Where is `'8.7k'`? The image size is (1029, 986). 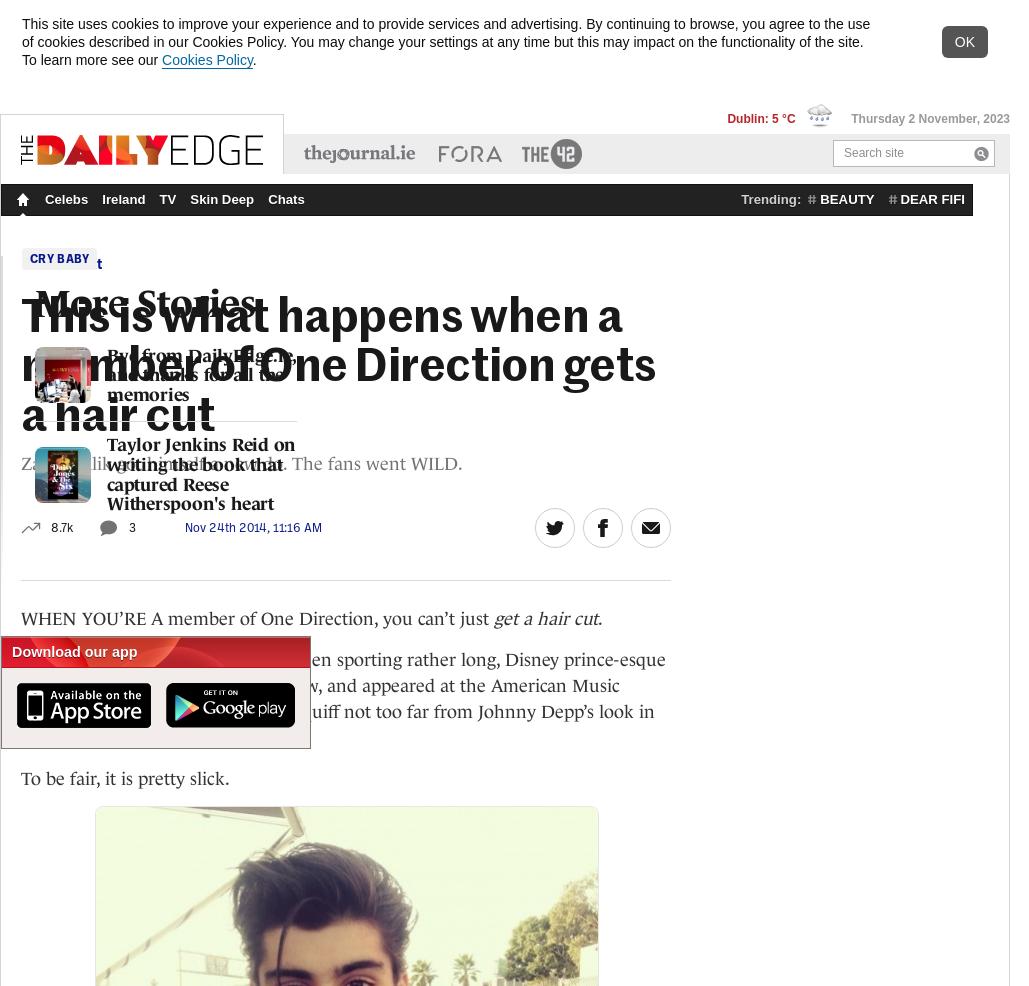 '8.7k' is located at coordinates (61, 525).